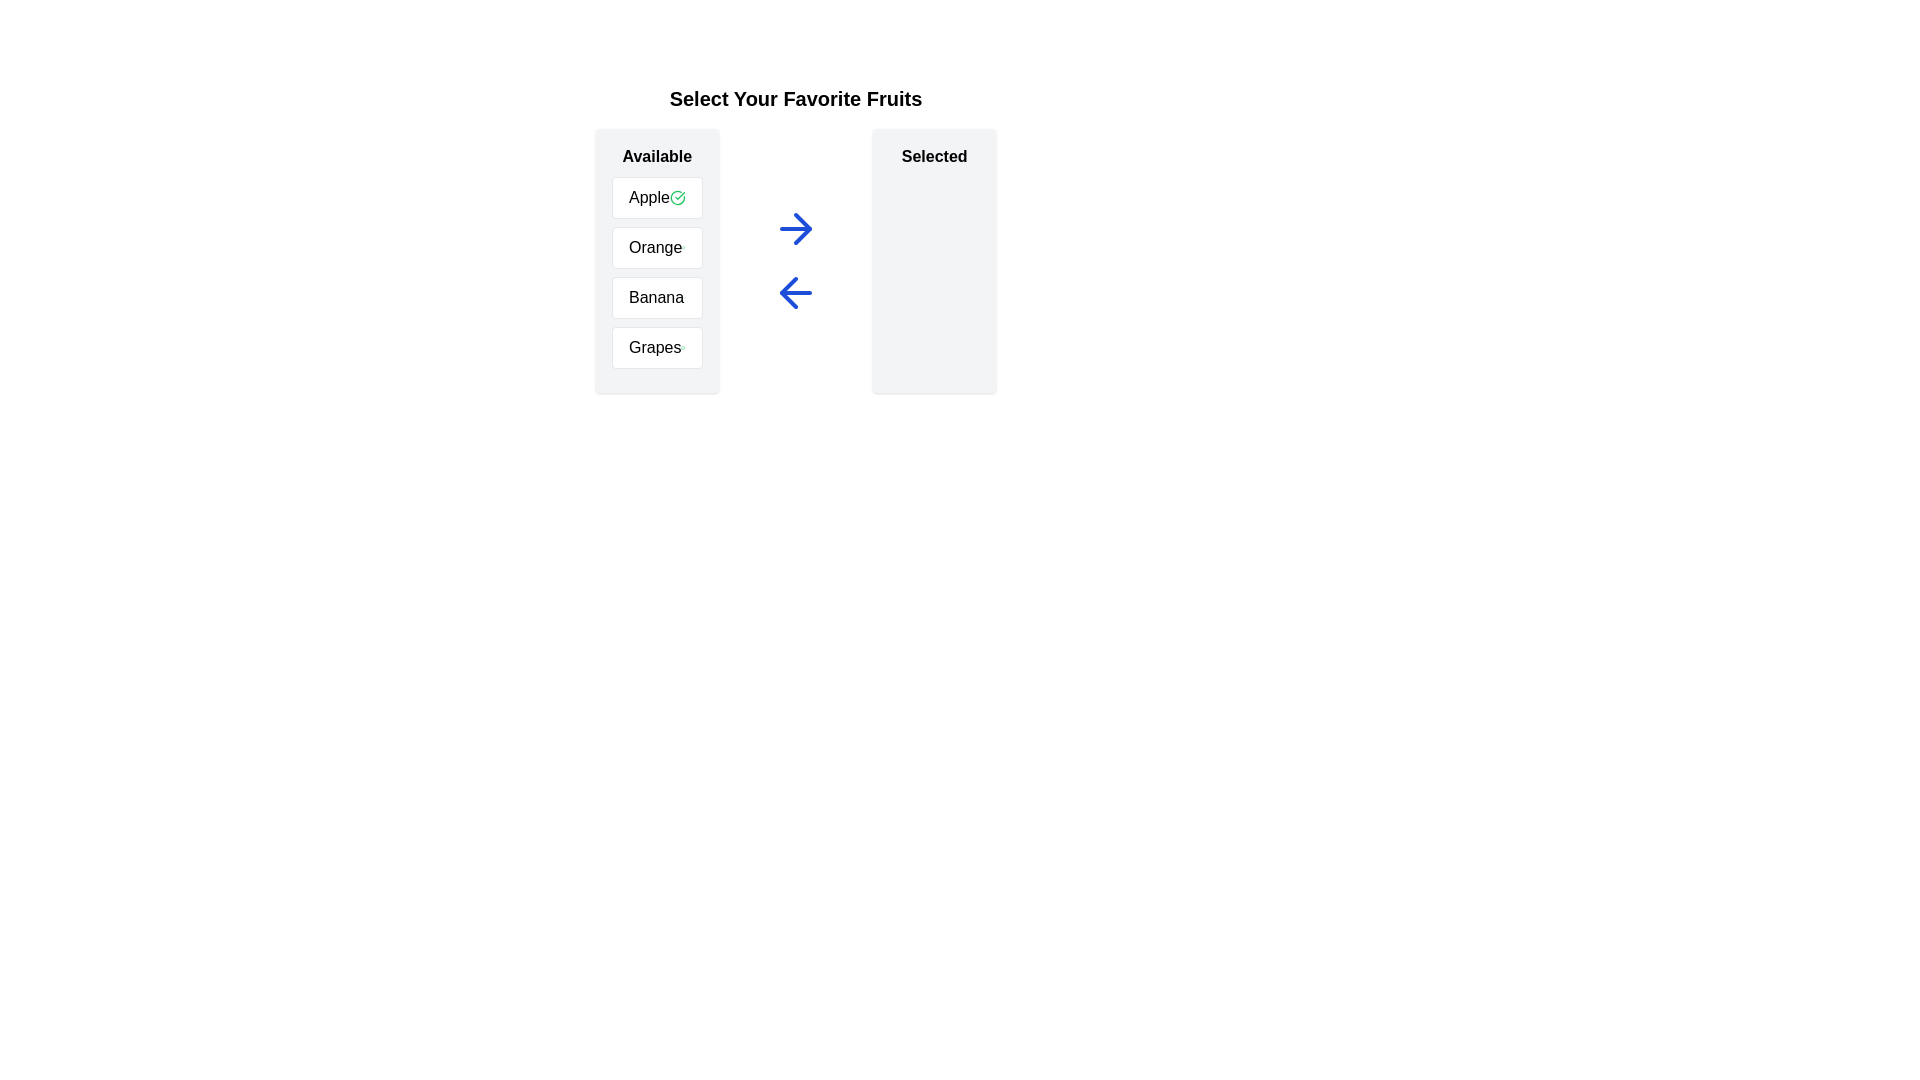  Describe the element at coordinates (657, 246) in the screenshot. I see `the text of the selected item Orange` at that location.